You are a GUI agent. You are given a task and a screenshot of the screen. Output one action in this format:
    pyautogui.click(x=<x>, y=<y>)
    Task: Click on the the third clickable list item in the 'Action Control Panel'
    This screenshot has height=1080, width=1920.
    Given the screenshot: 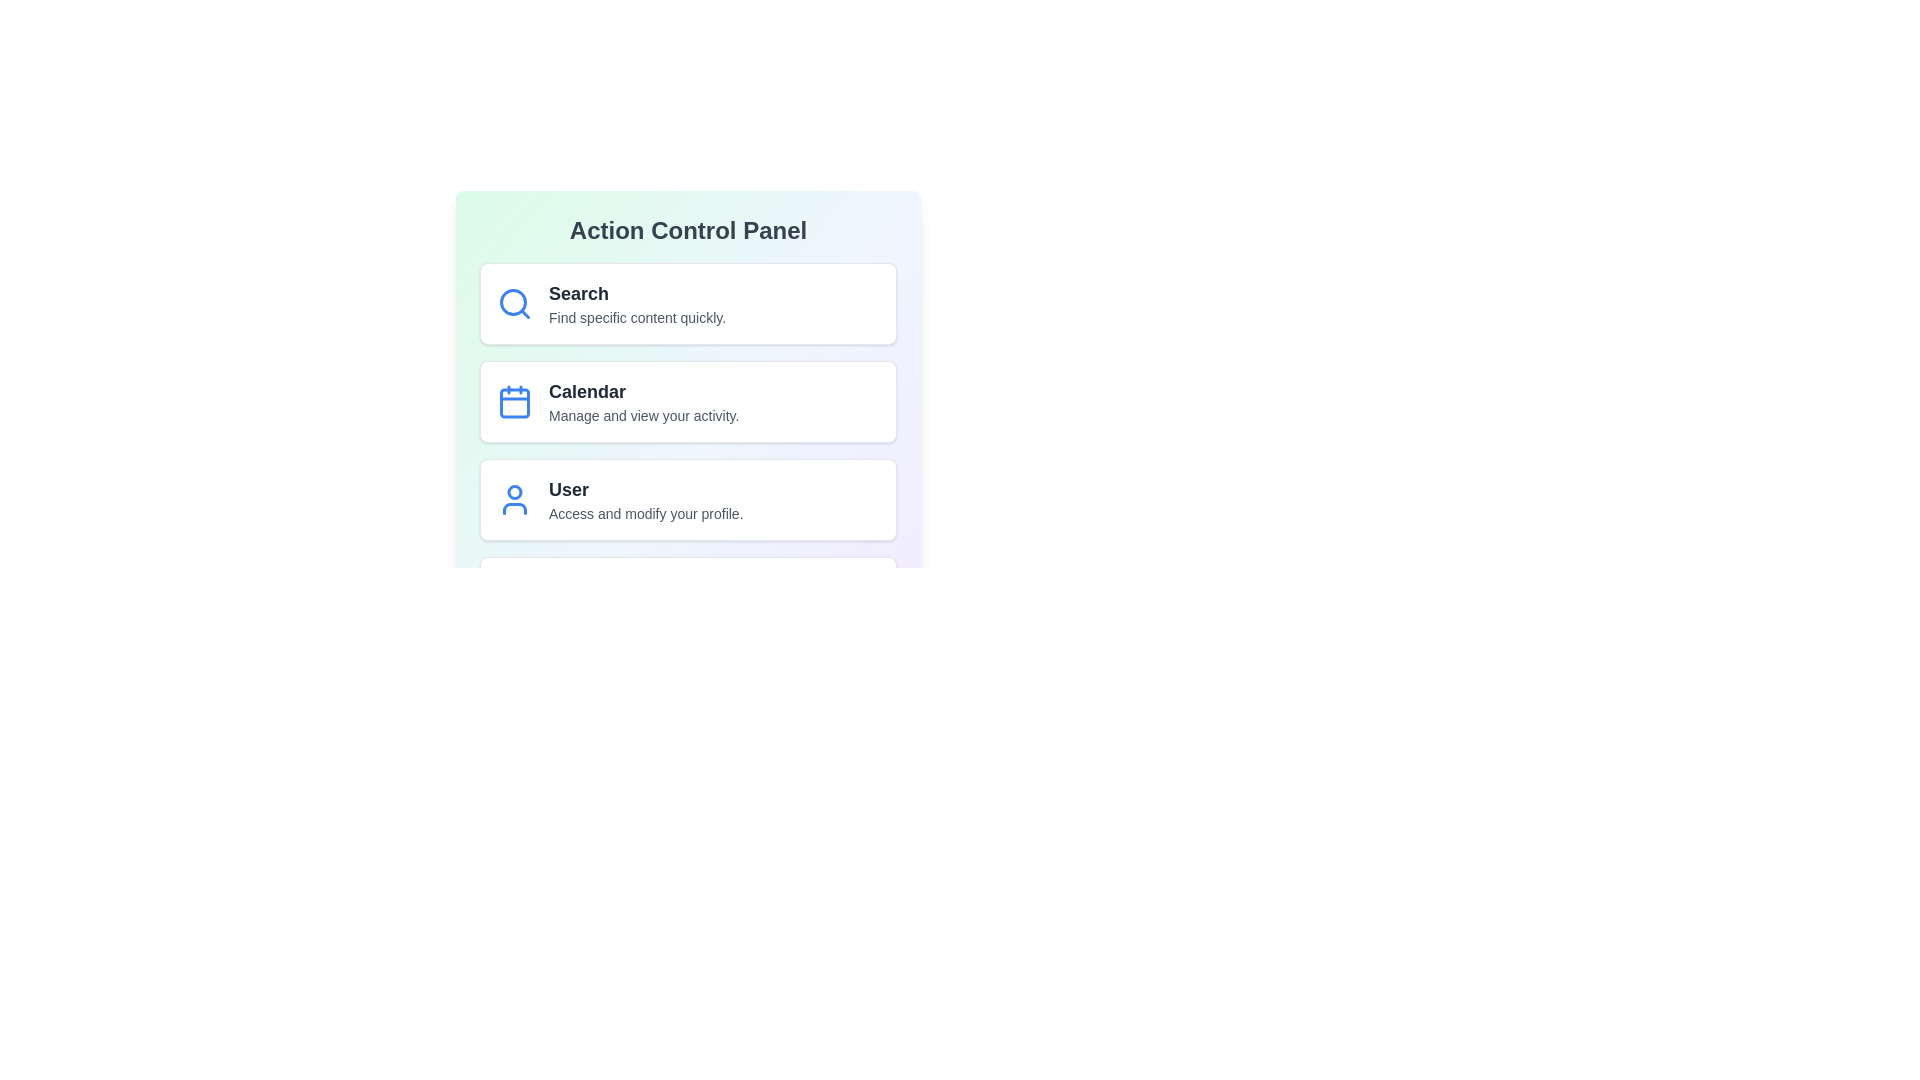 What is the action you would take?
    pyautogui.click(x=688, y=499)
    